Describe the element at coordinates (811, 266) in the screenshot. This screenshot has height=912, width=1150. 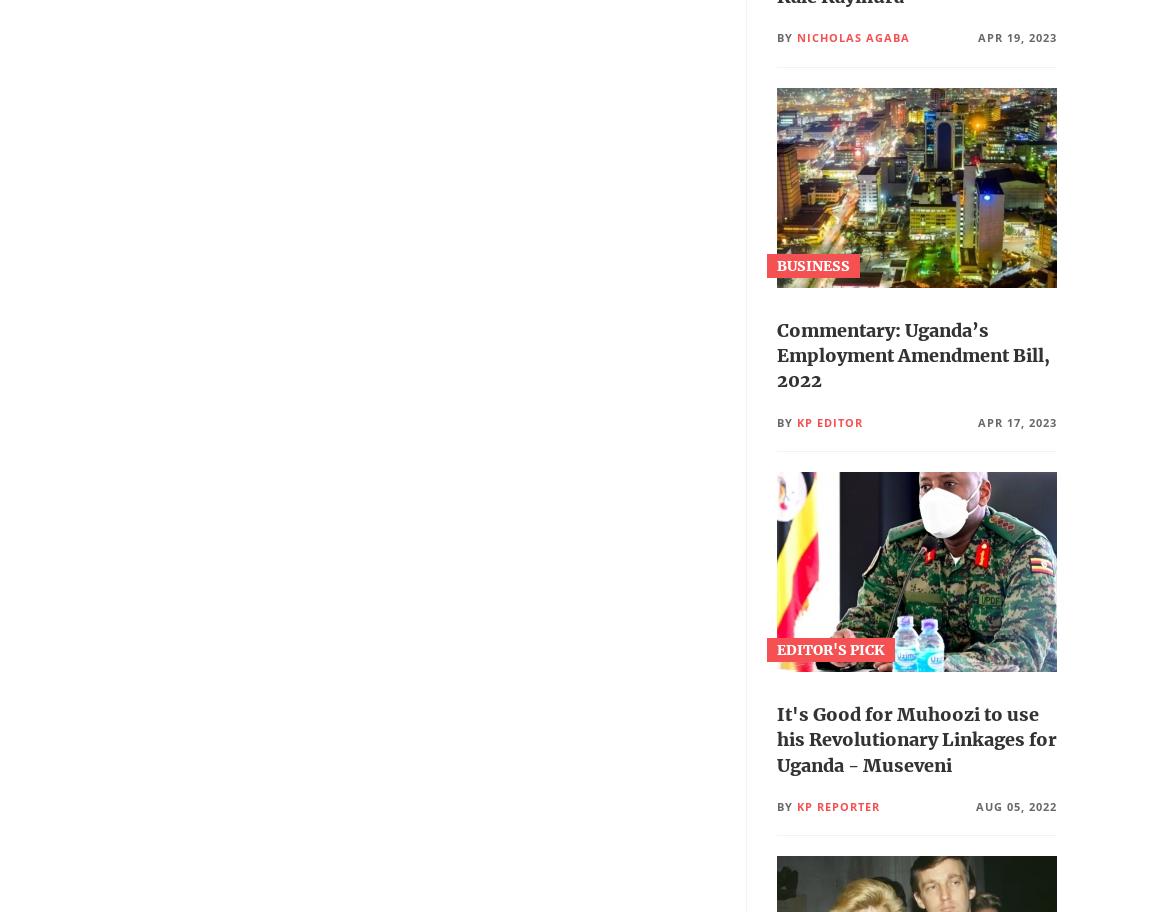
I see `'business'` at that location.